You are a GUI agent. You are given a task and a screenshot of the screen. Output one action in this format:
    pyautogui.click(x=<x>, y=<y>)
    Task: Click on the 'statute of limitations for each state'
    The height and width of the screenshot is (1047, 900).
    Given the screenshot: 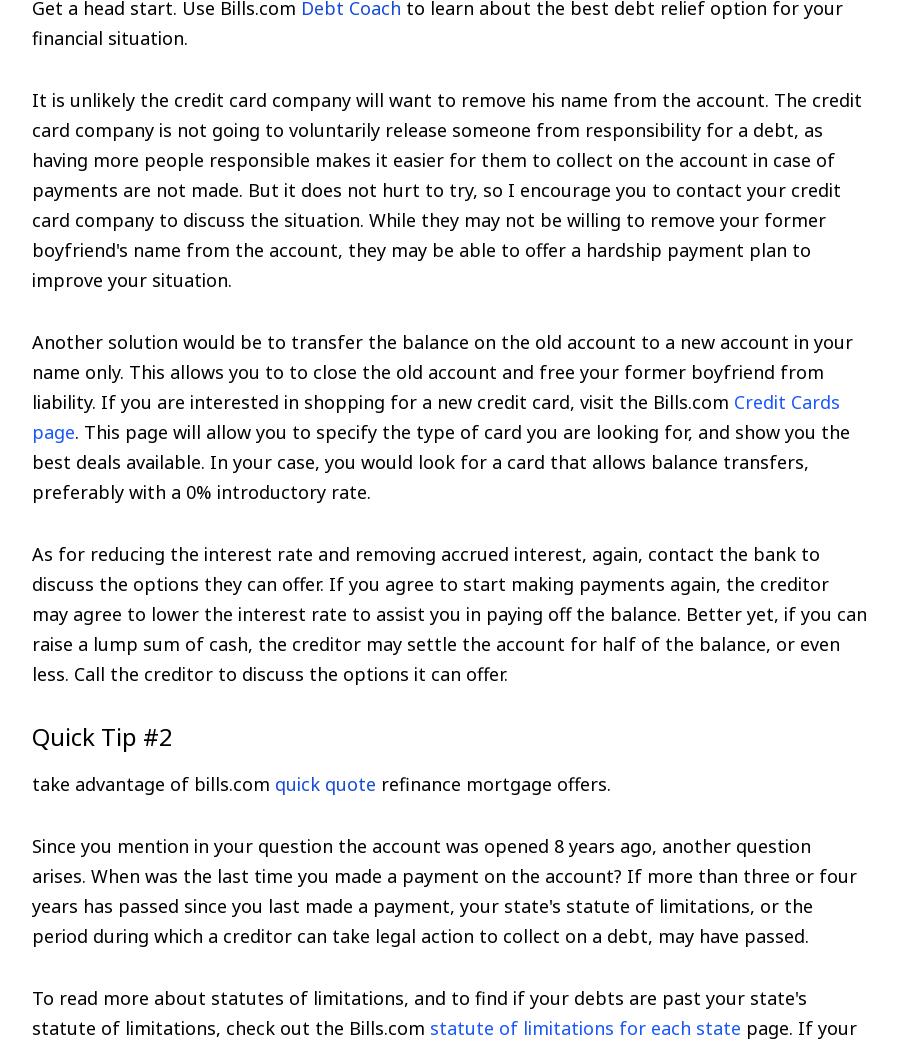 What is the action you would take?
    pyautogui.click(x=585, y=1028)
    